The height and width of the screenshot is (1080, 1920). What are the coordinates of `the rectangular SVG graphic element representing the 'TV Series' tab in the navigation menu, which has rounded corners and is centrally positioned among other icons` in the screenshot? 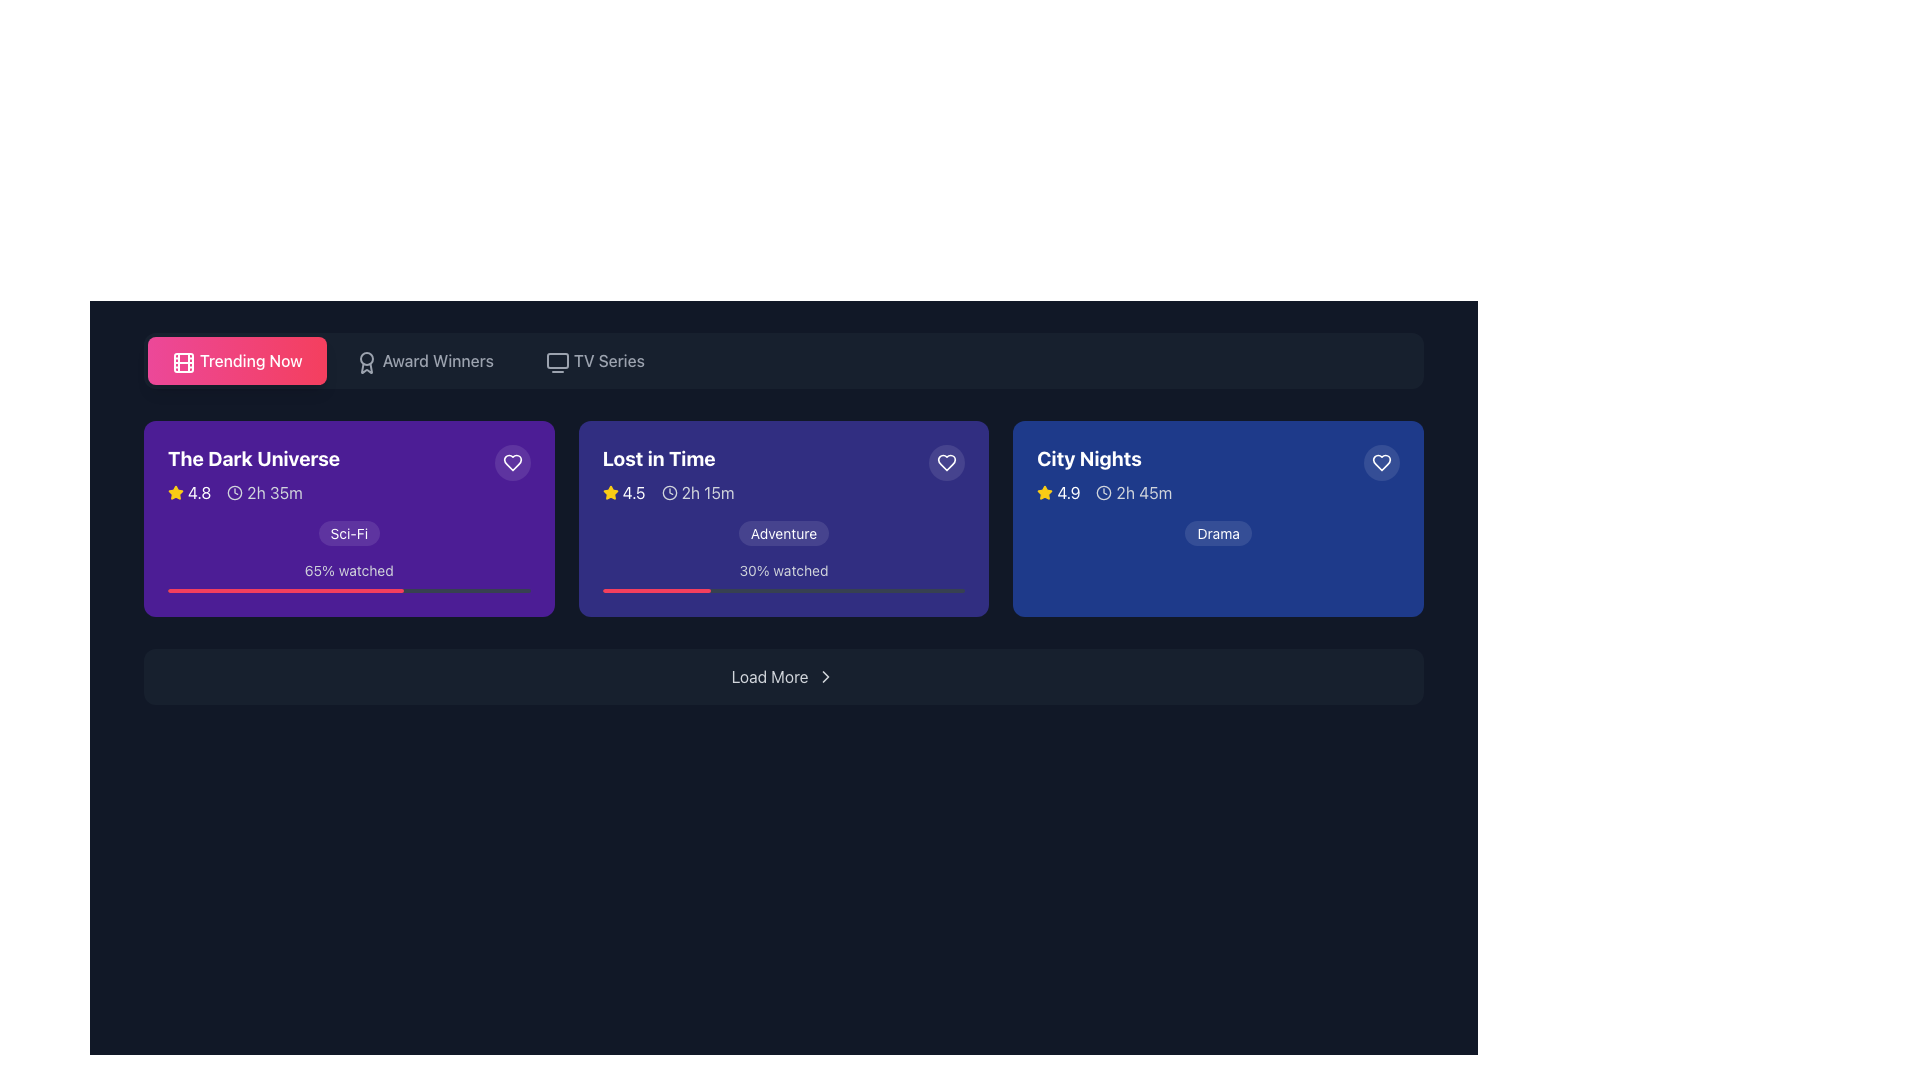 It's located at (557, 361).